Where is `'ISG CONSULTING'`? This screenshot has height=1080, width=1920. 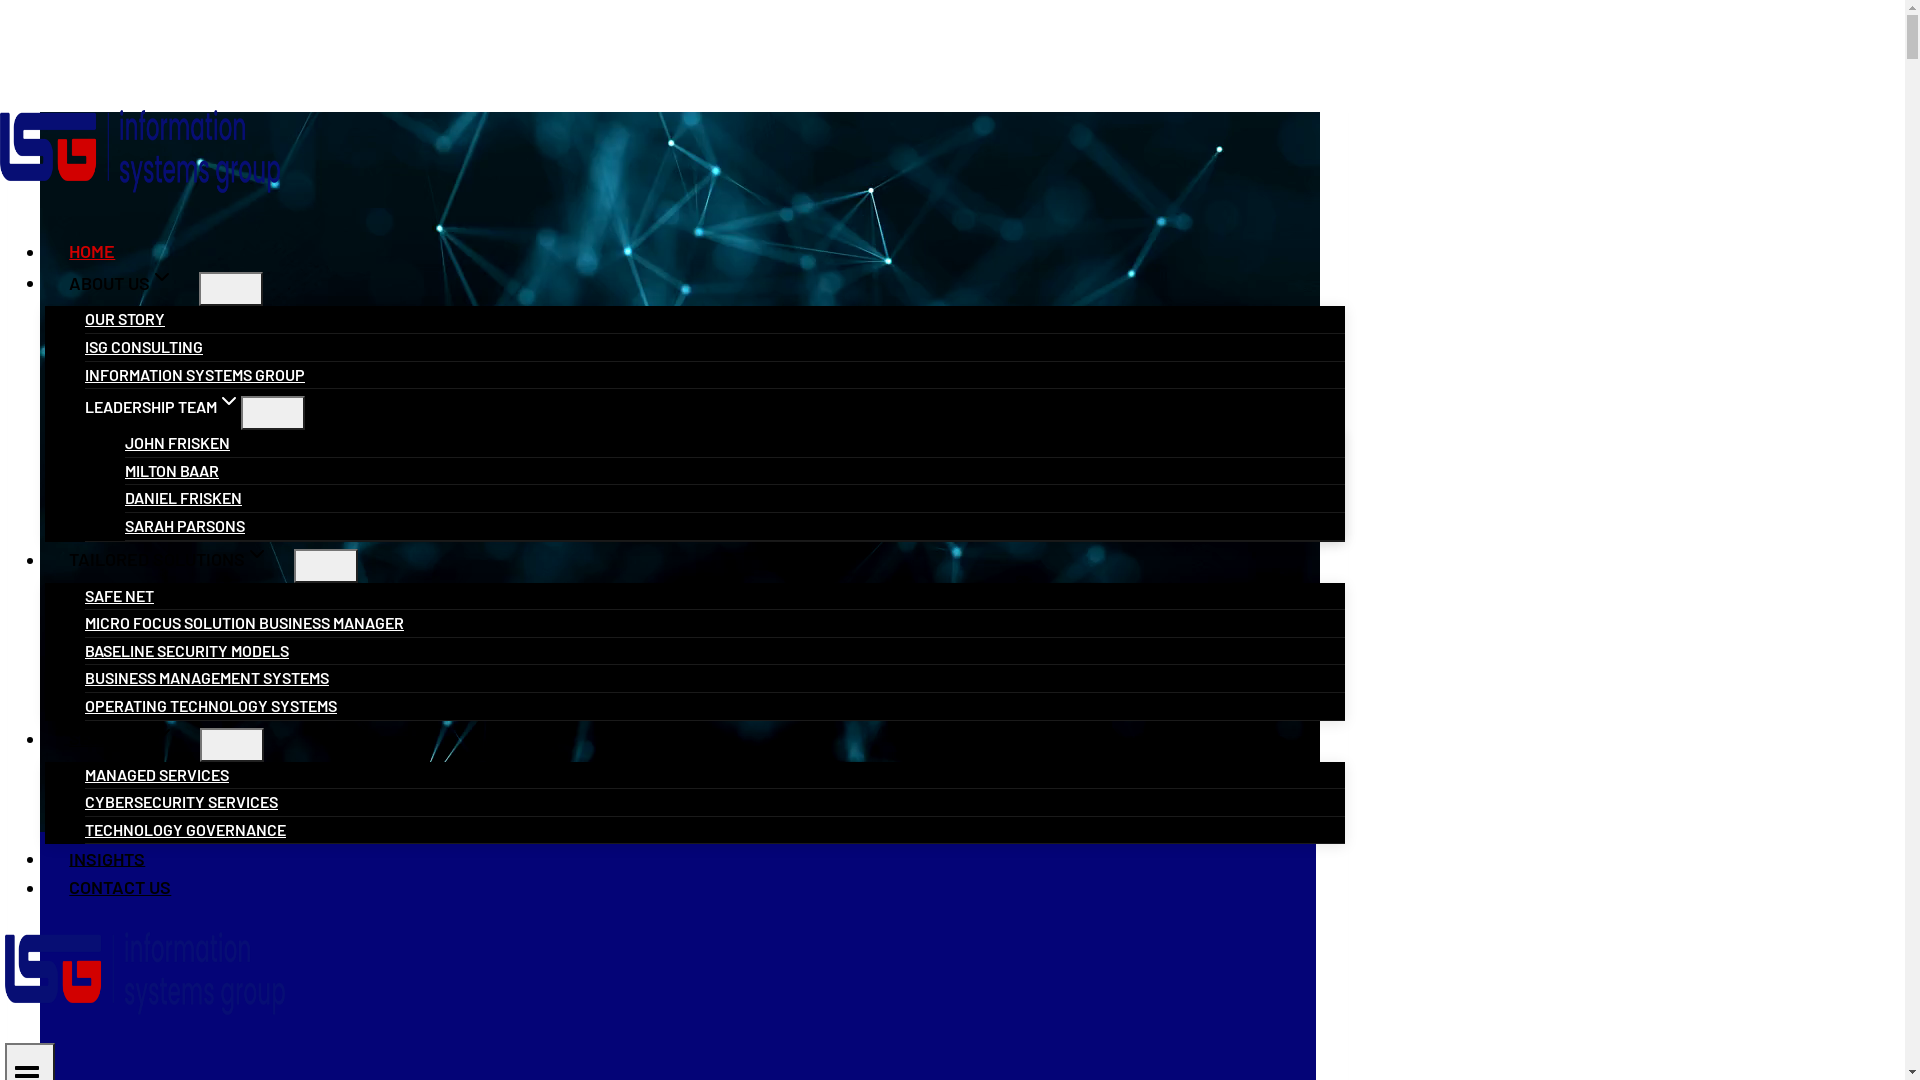 'ISG CONSULTING' is located at coordinates (143, 345).